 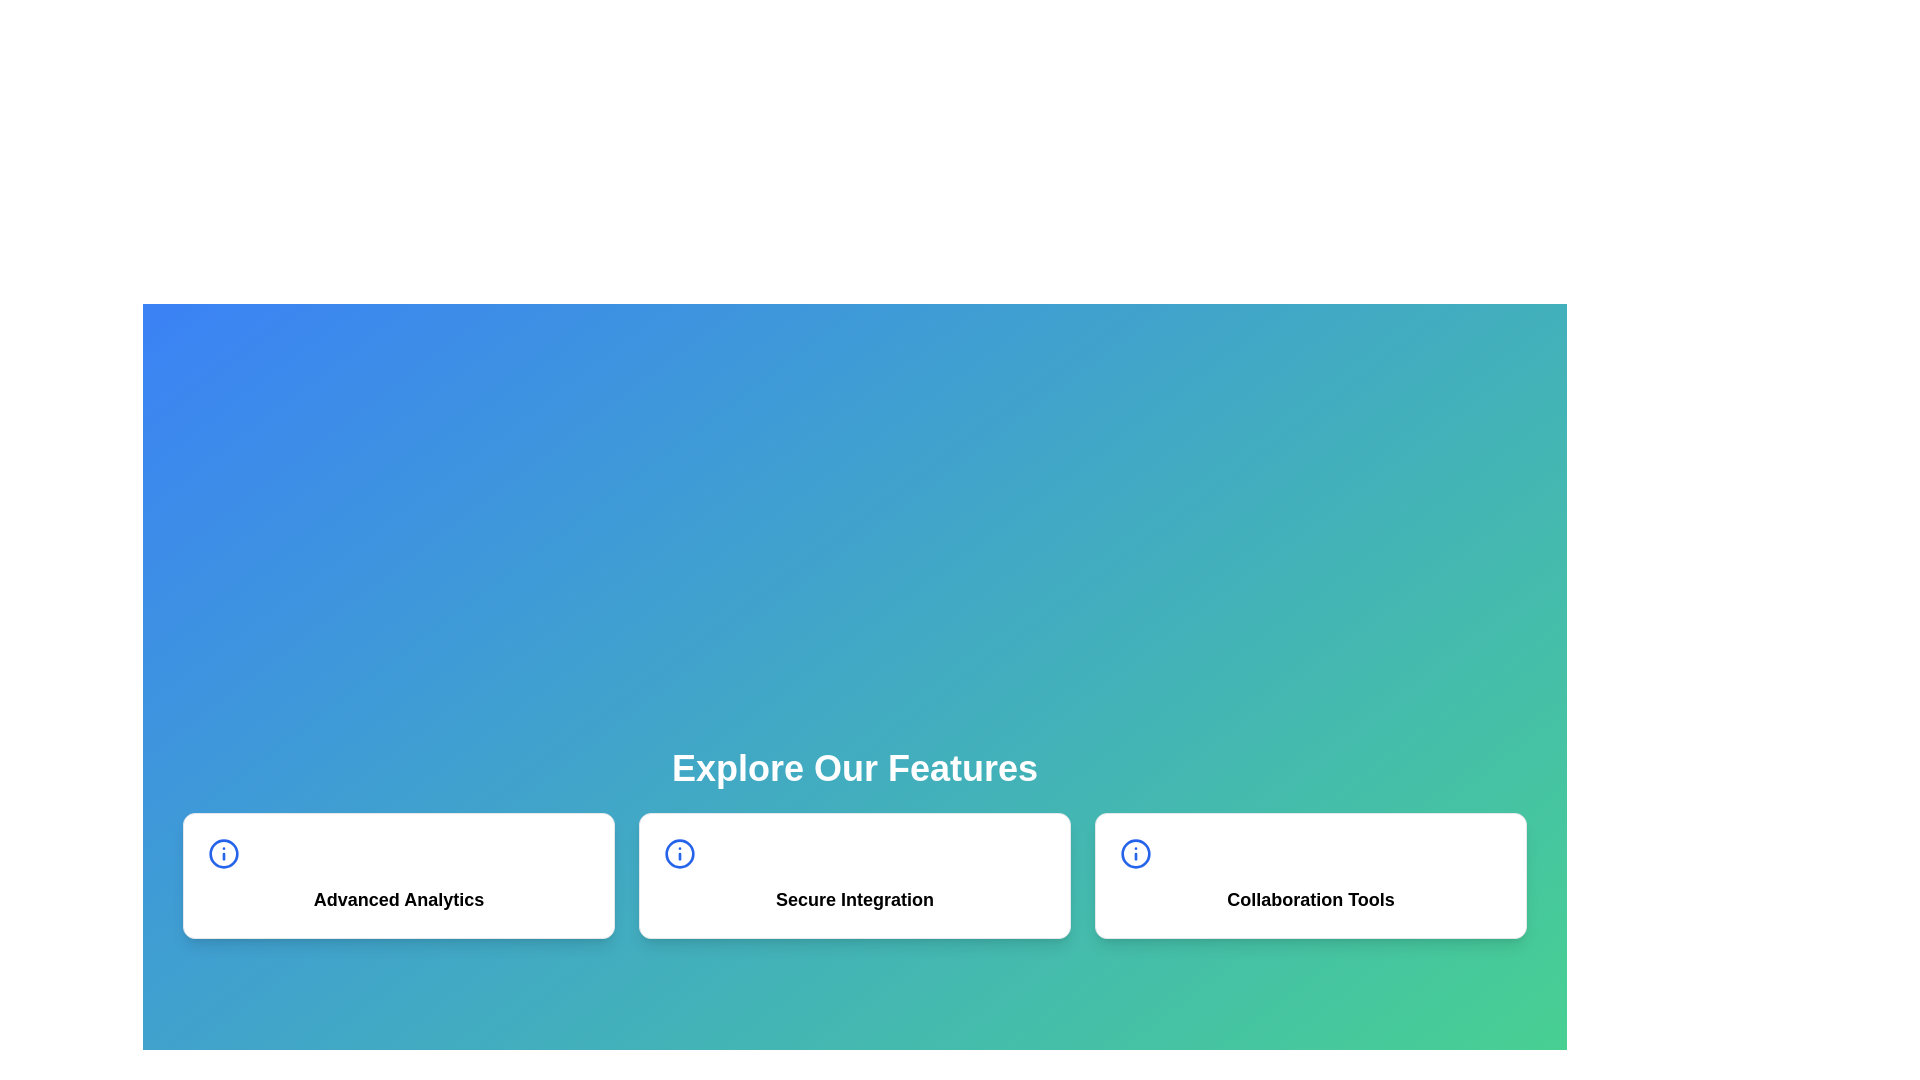 I want to click on the visual element, a circle within the 'Collaboration Tools' card's SVG graphic, which represents part of an information icon, so click(x=1136, y=853).